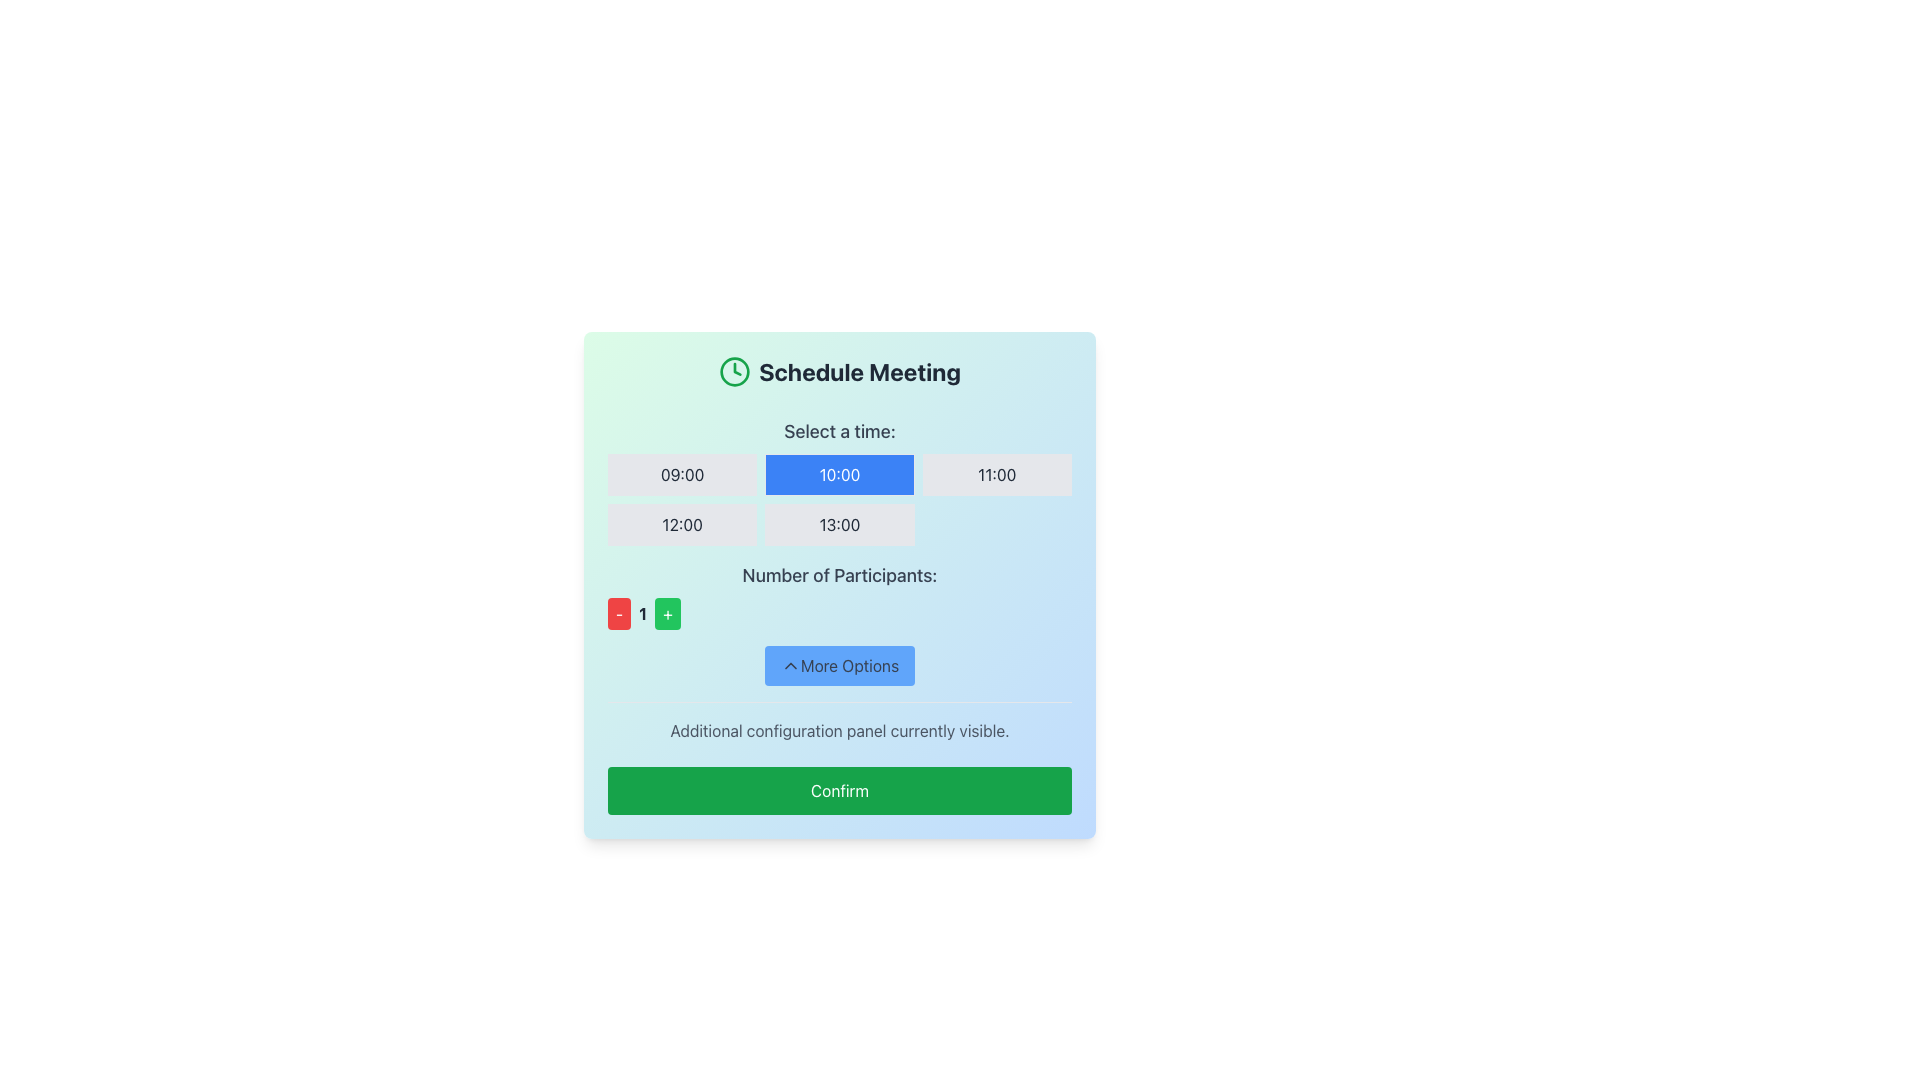  What do you see at coordinates (682, 523) in the screenshot?
I see `the interactive button for selecting the time '12:00'` at bounding box center [682, 523].